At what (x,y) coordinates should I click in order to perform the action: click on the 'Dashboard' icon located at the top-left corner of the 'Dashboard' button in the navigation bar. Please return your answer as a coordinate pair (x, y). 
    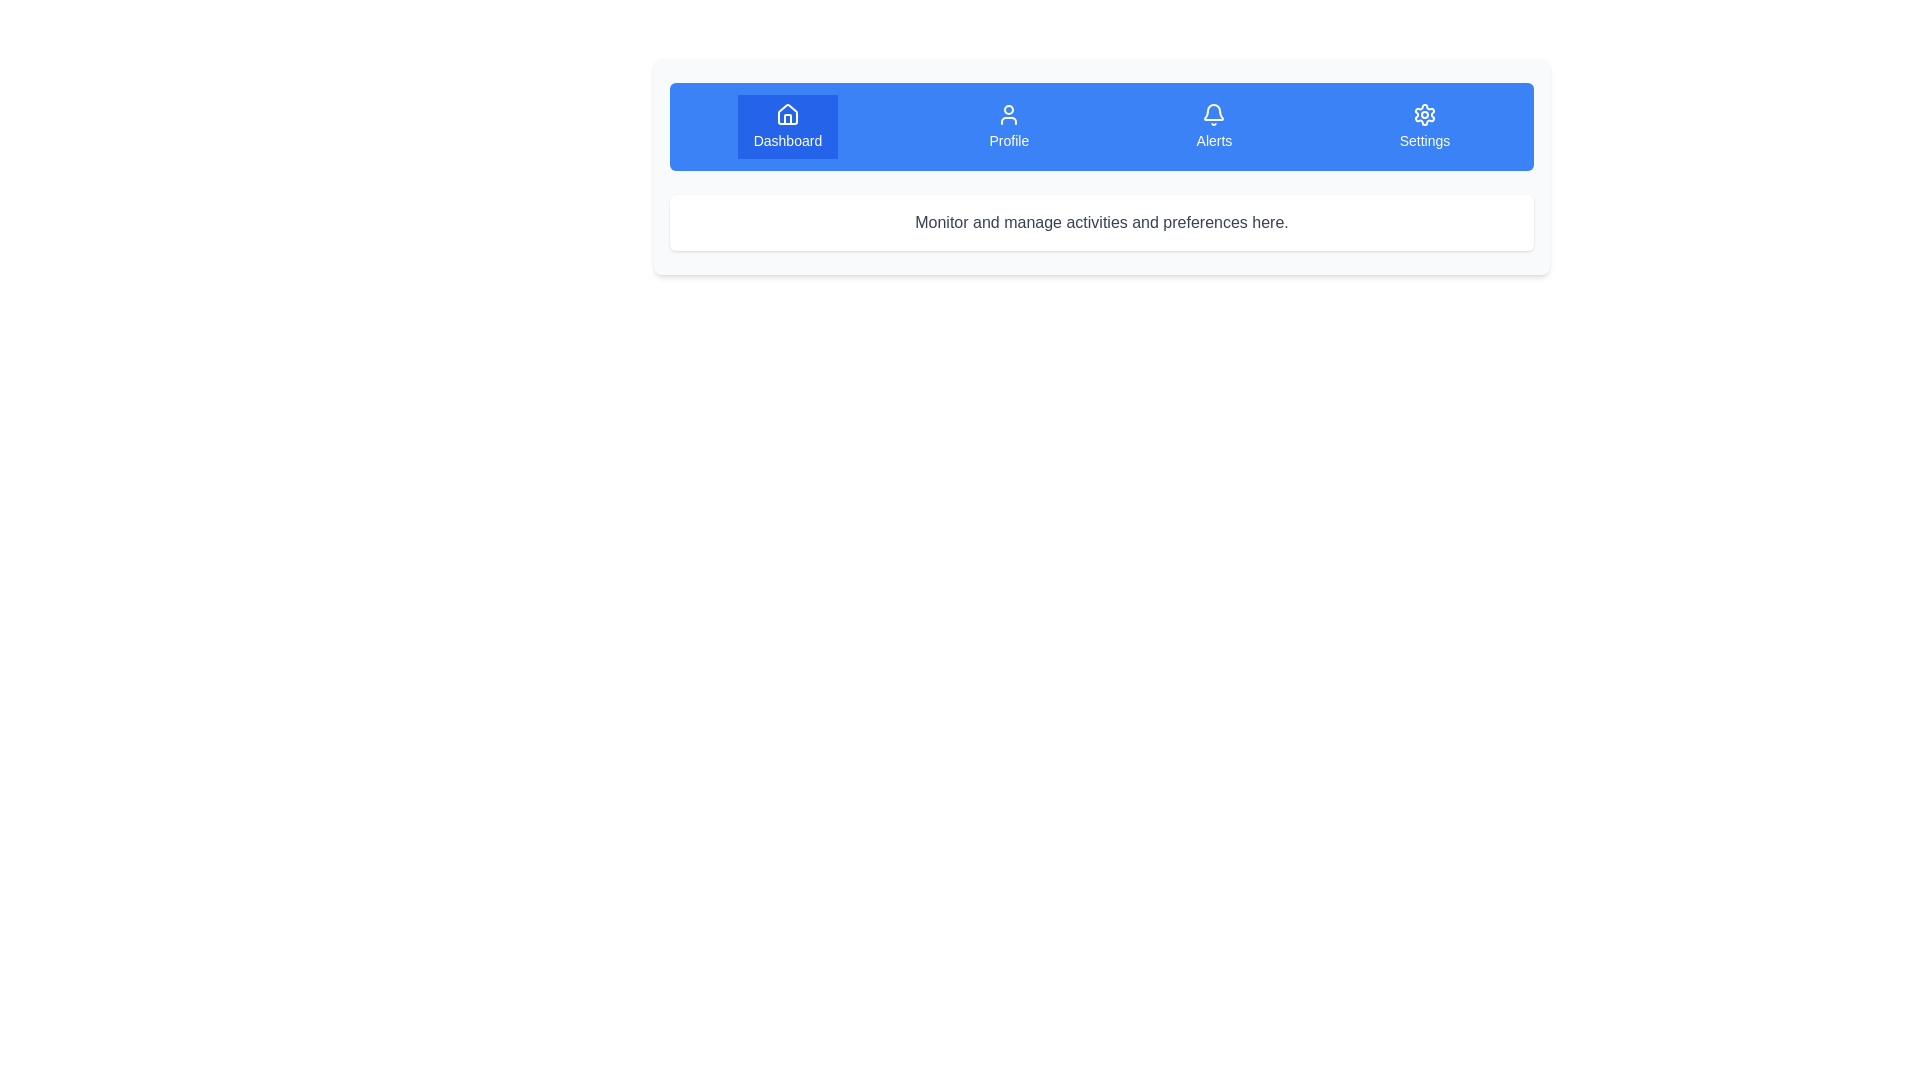
    Looking at the image, I should click on (786, 115).